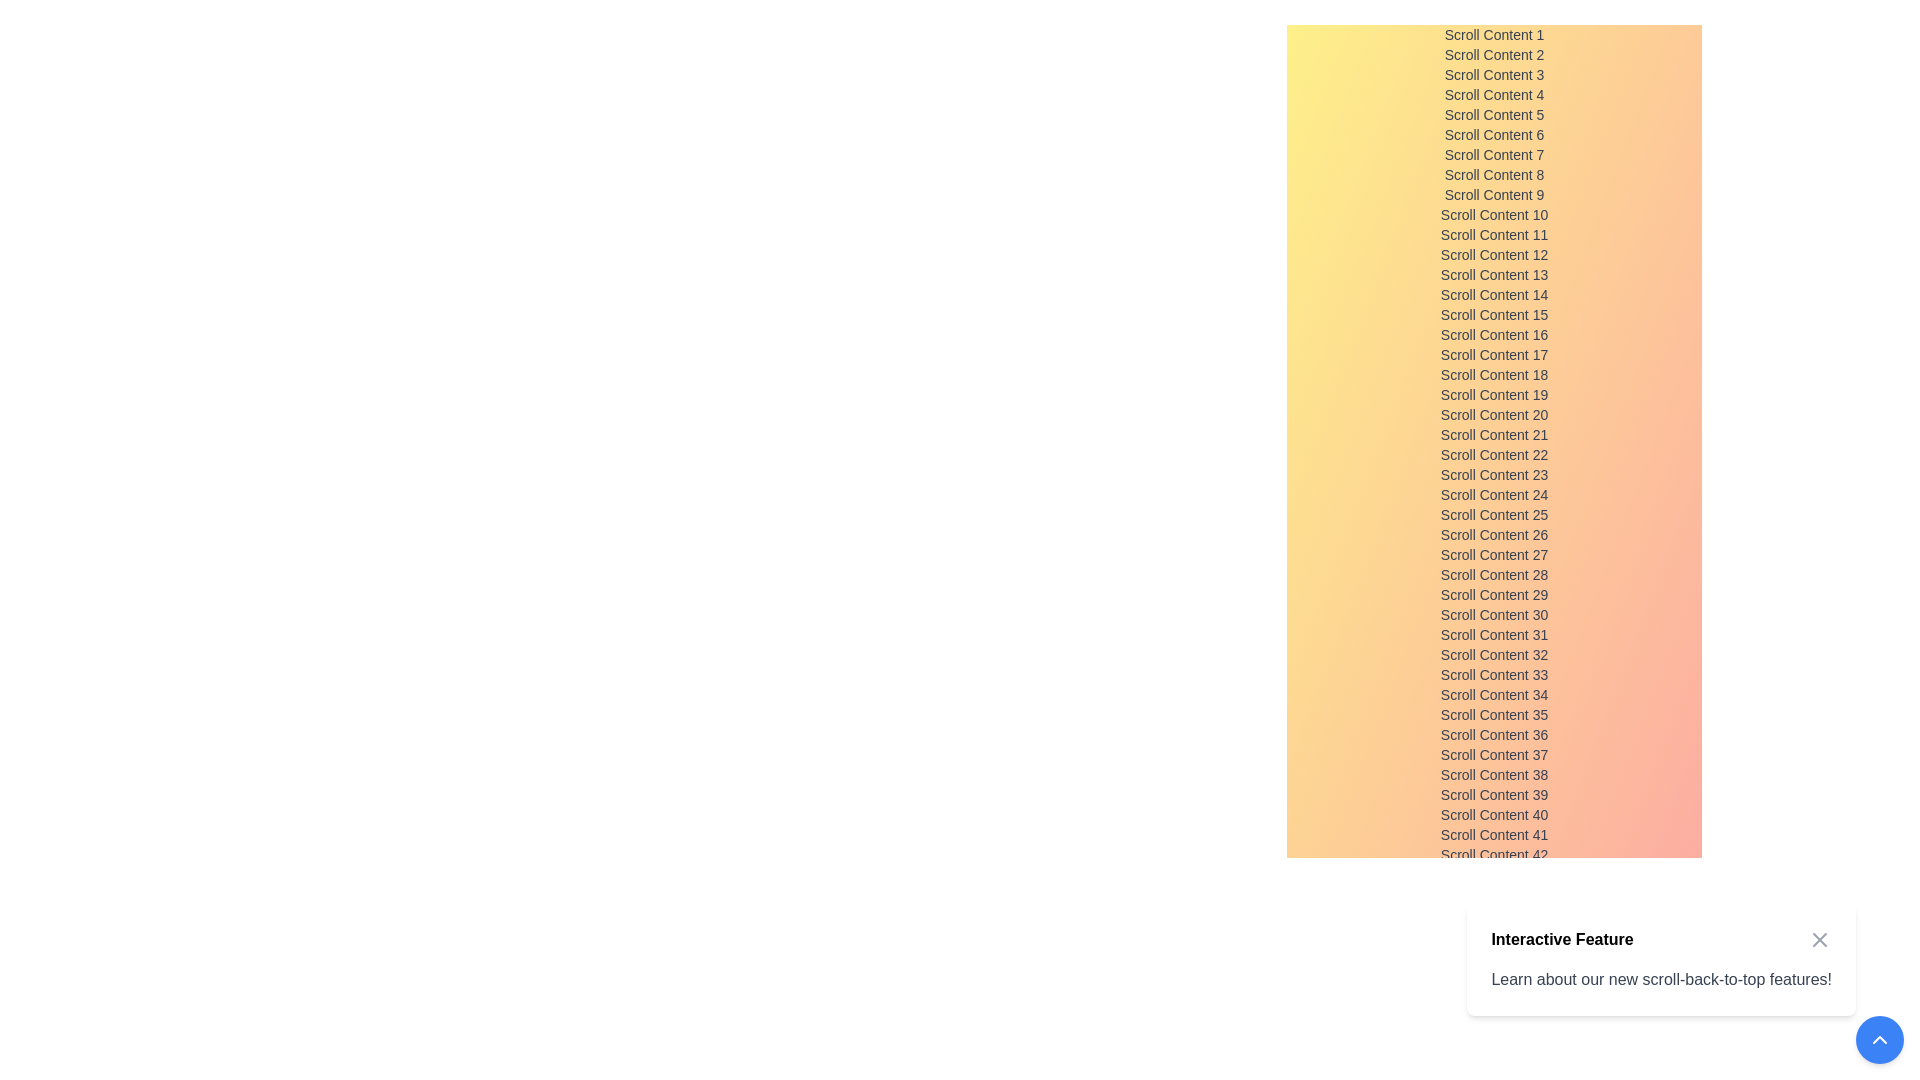 The image size is (1920, 1080). I want to click on the 24th Text label in the scrollable list, which represents an item titled 'Scroll Content 24', so click(1494, 494).